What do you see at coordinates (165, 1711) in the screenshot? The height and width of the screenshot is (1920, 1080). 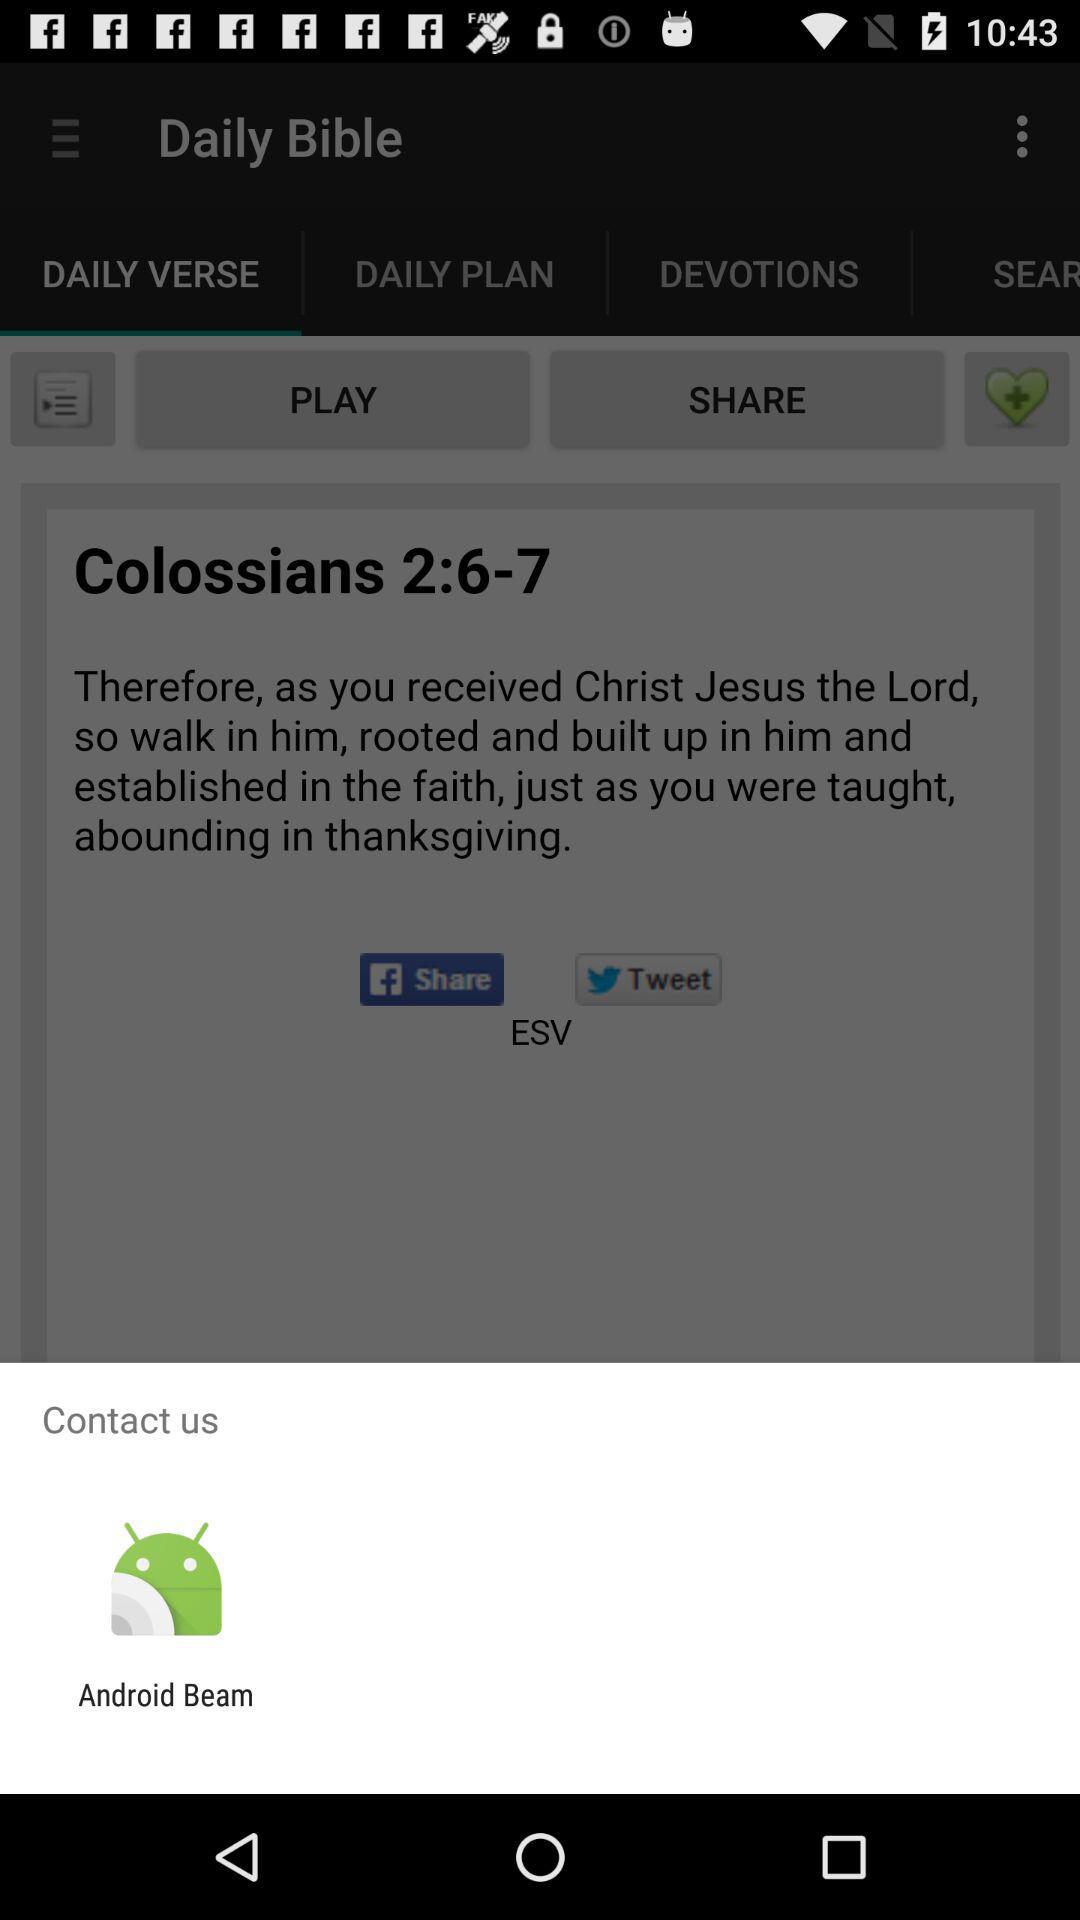 I see `the android beam item` at bounding box center [165, 1711].